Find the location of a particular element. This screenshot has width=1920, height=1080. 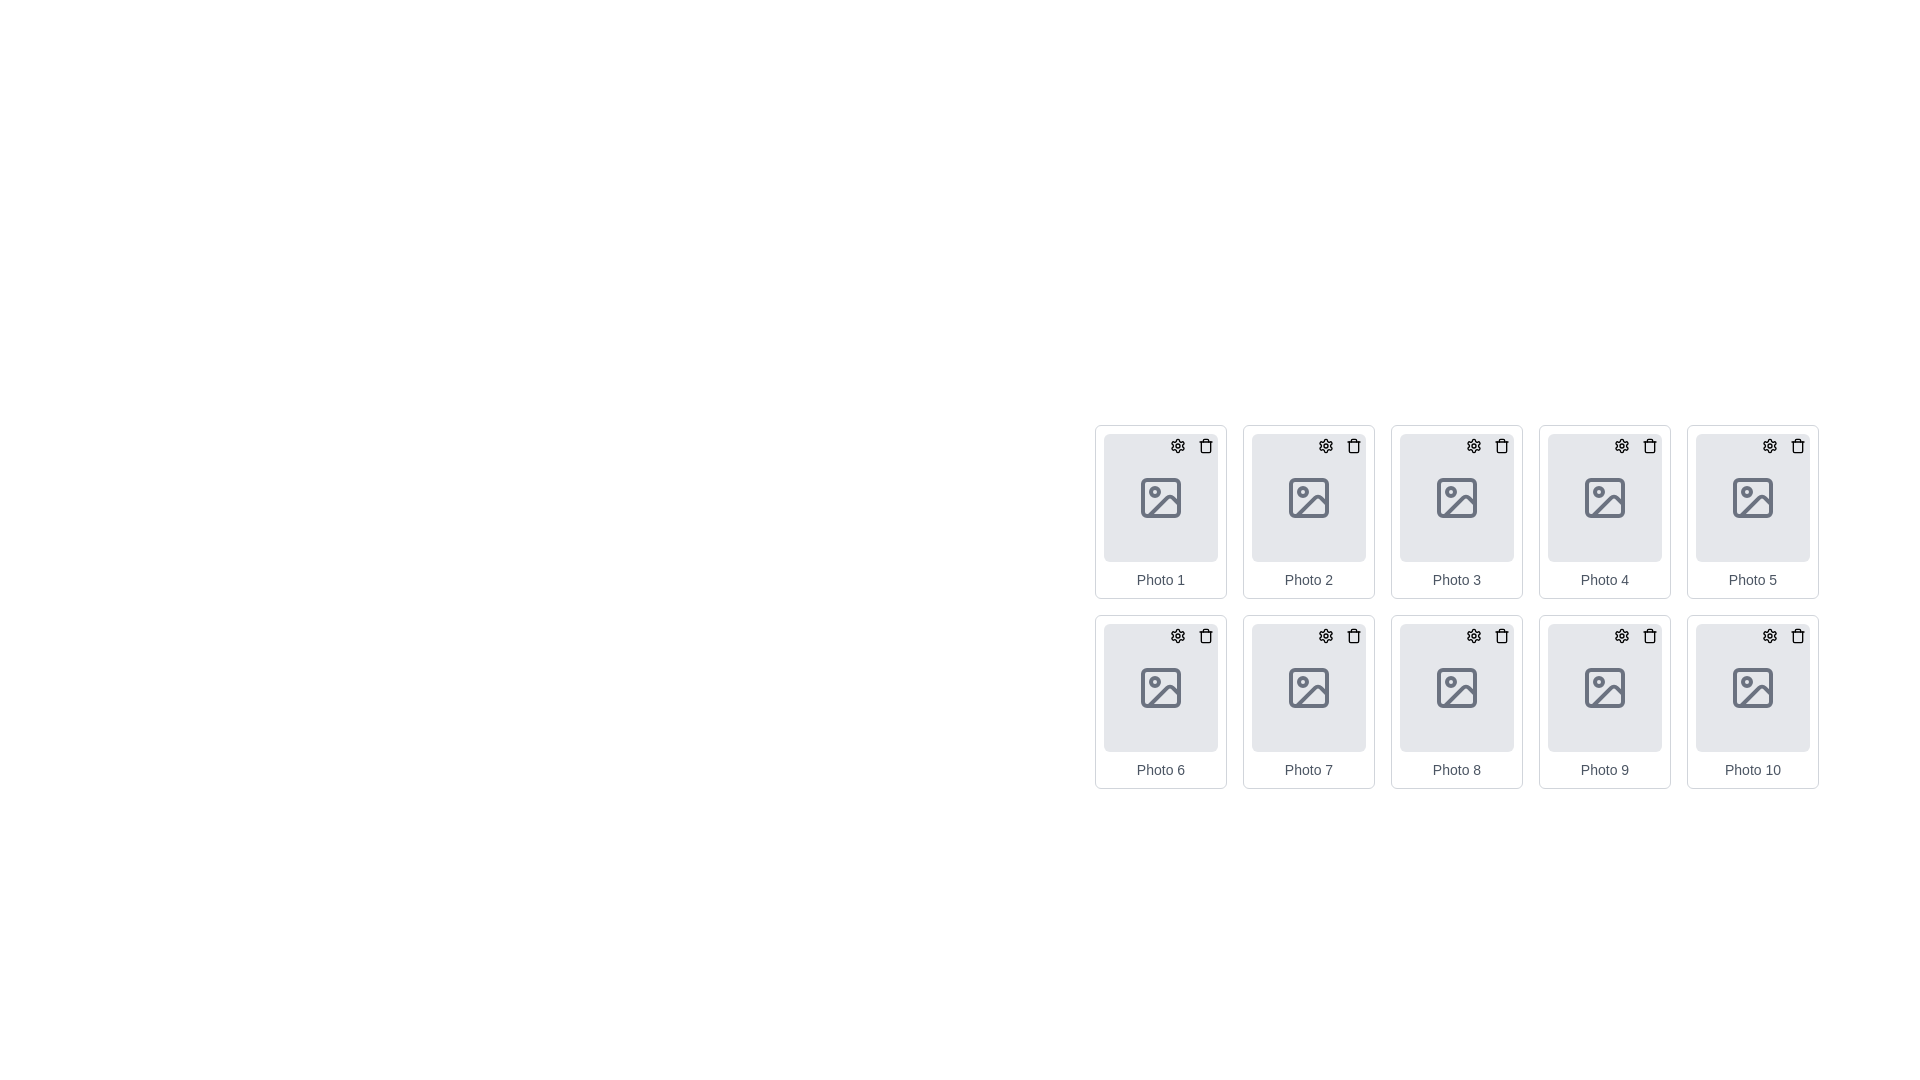

the settings button located at the top-right corner of the card titled 'Photo 6' is located at coordinates (1177, 636).